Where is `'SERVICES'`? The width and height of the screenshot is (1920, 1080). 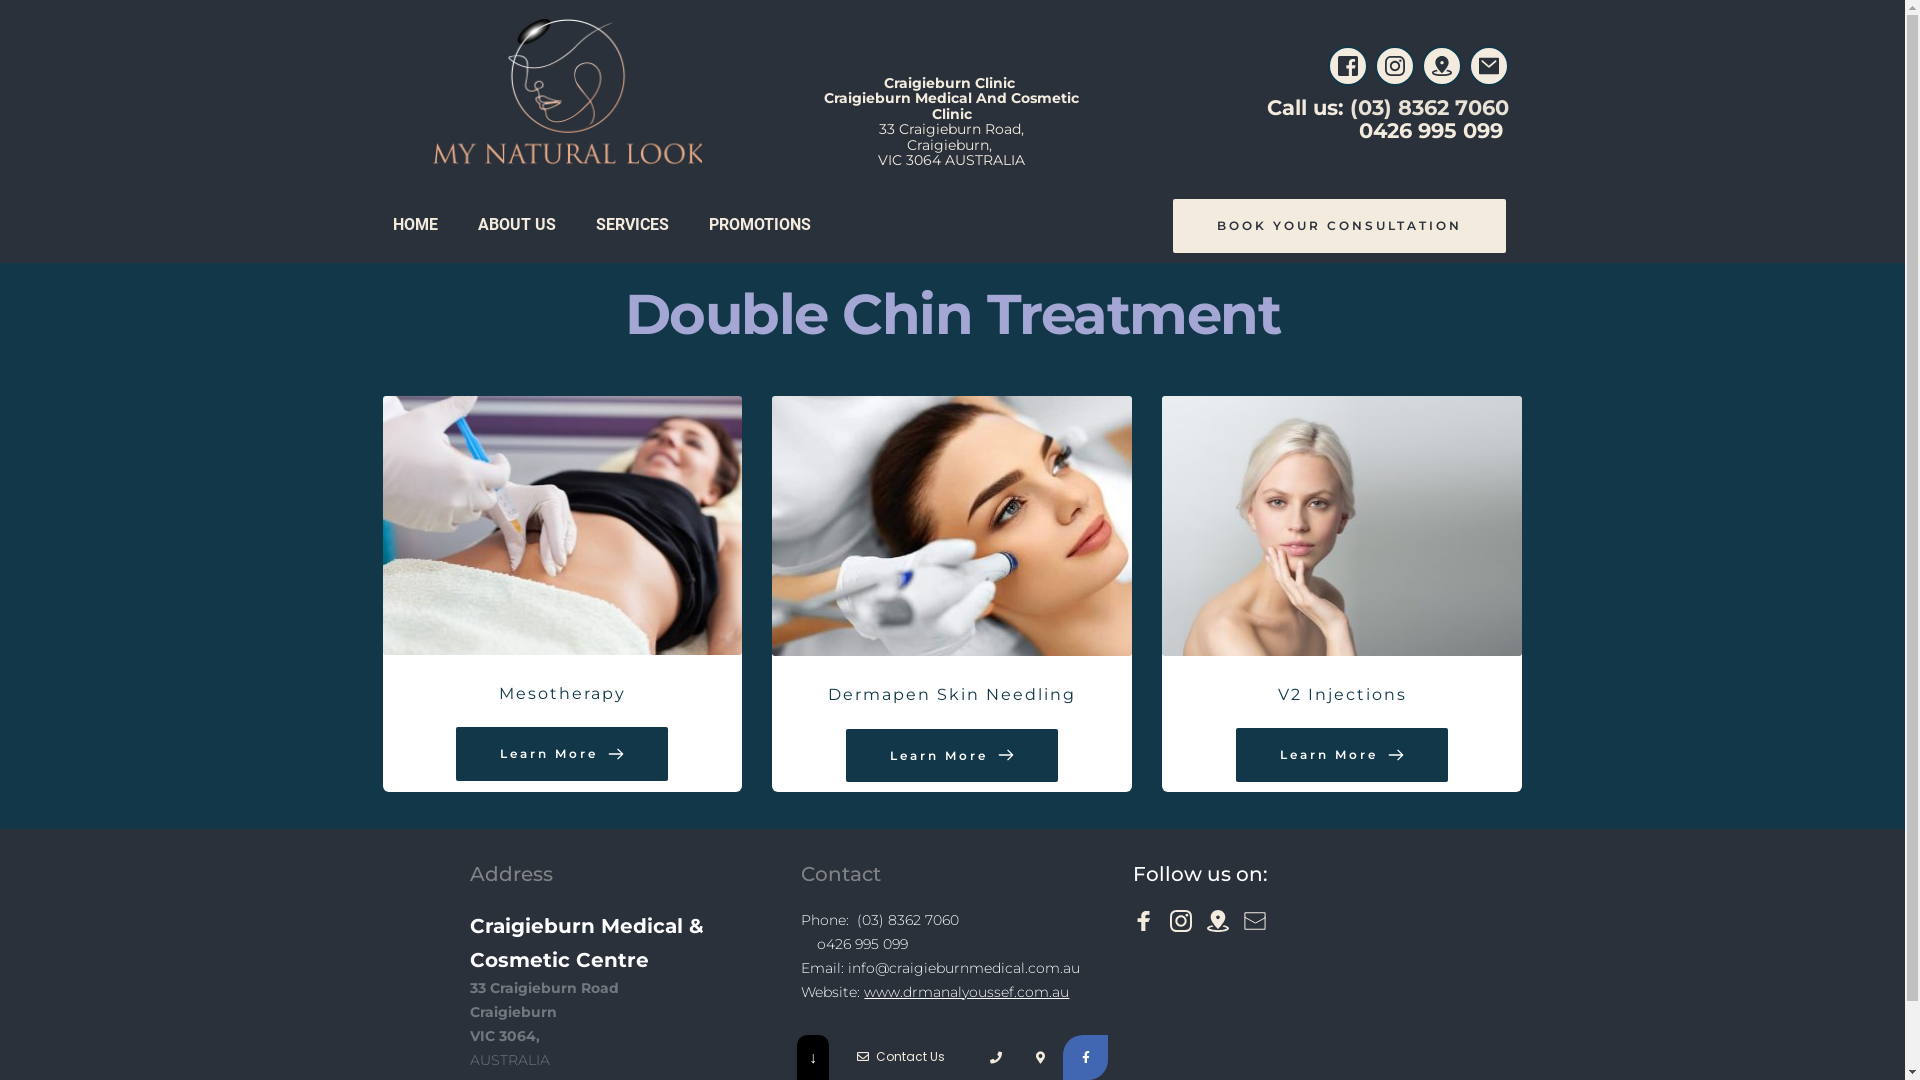 'SERVICES' is located at coordinates (631, 224).